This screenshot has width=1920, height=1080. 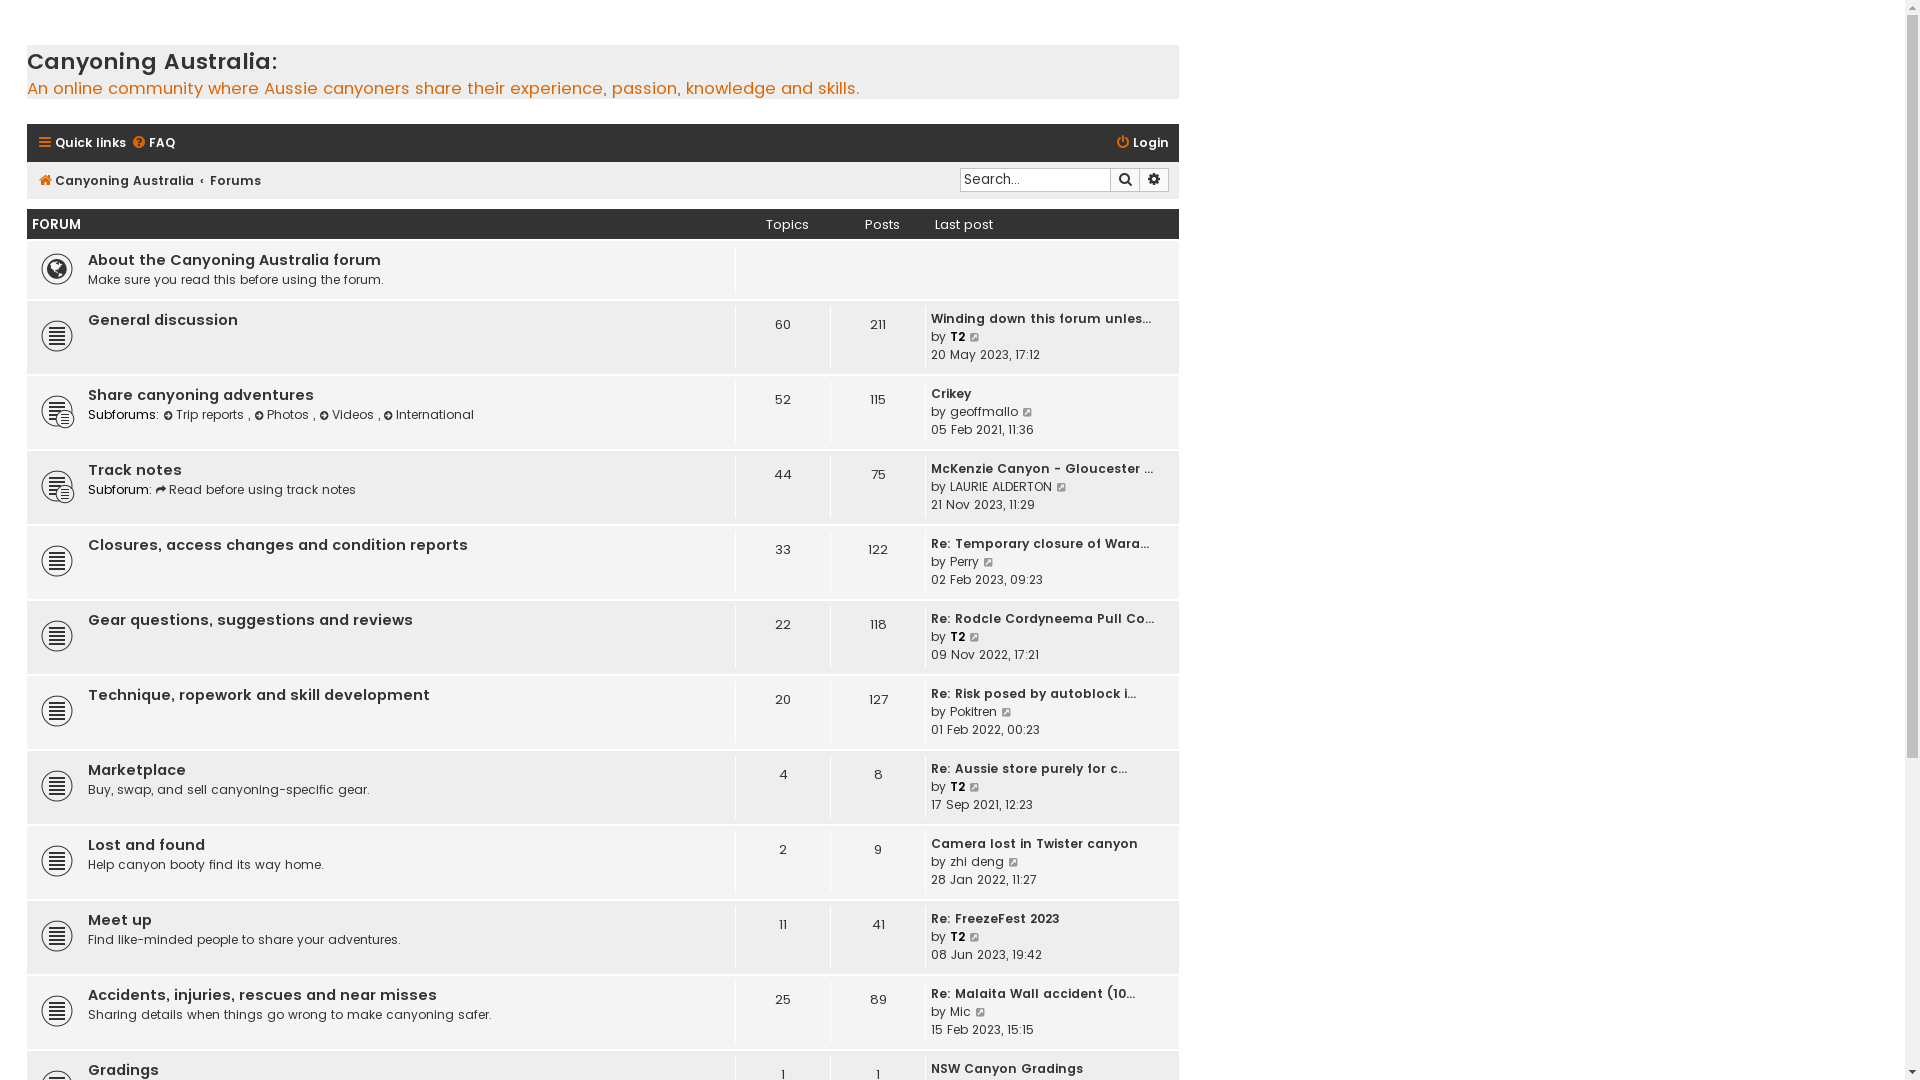 What do you see at coordinates (1113, 142) in the screenshot?
I see `'Login'` at bounding box center [1113, 142].